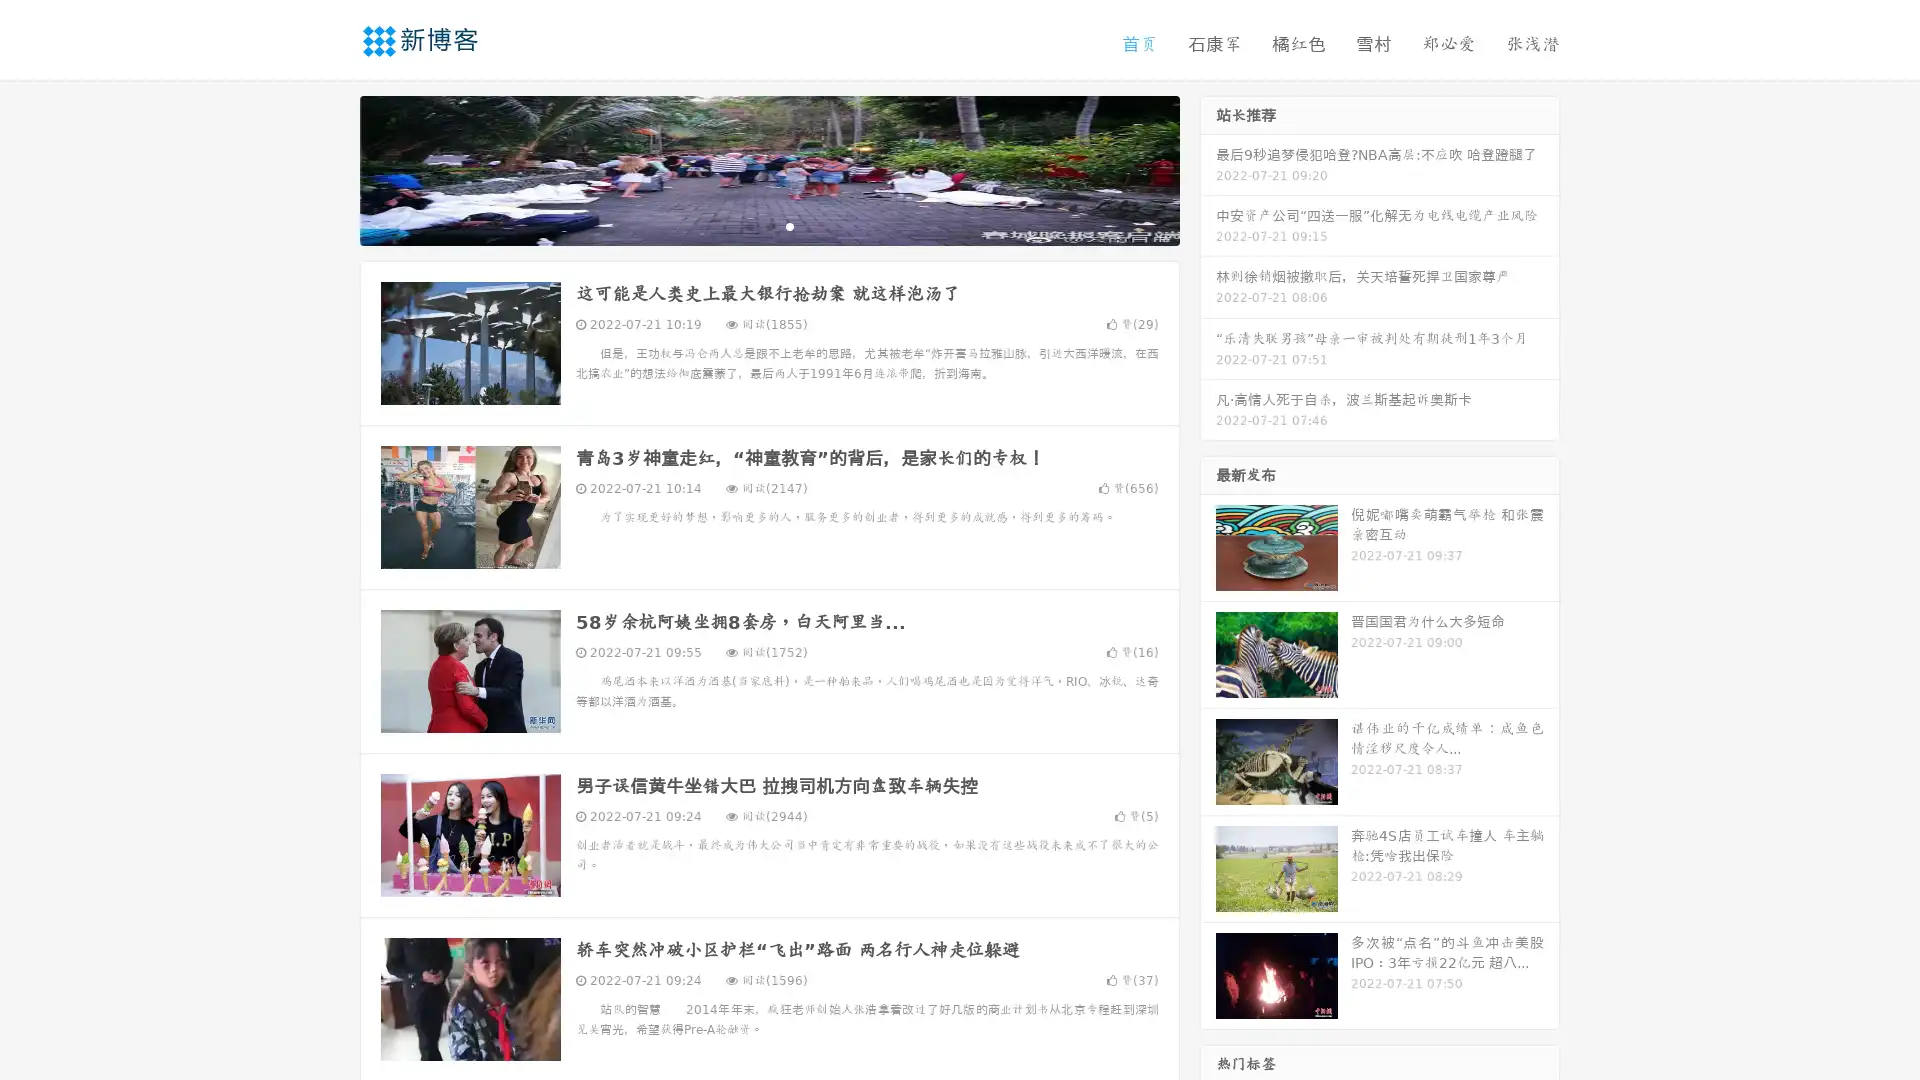  I want to click on Previous slide, so click(330, 168).